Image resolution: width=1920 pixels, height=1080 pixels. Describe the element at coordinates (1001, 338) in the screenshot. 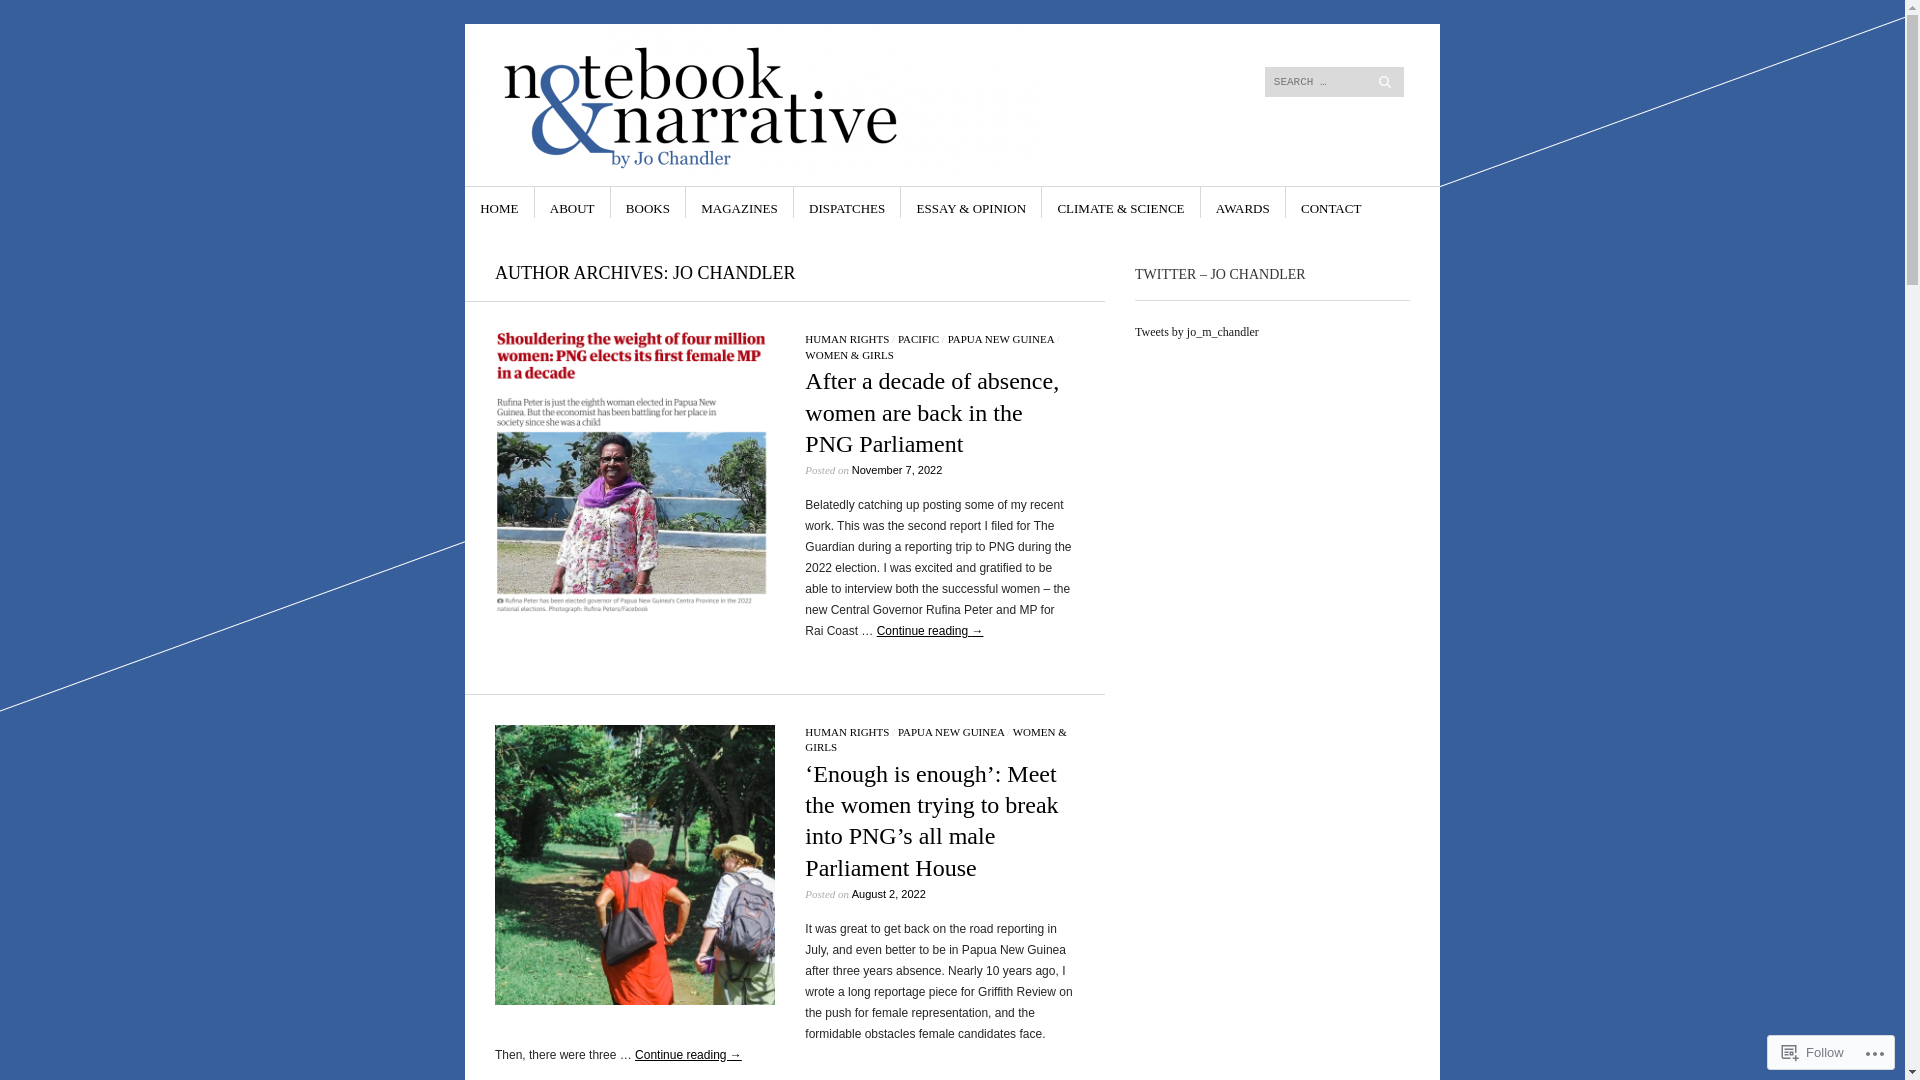

I see `'PAPUA NEW GUINEA'` at that location.